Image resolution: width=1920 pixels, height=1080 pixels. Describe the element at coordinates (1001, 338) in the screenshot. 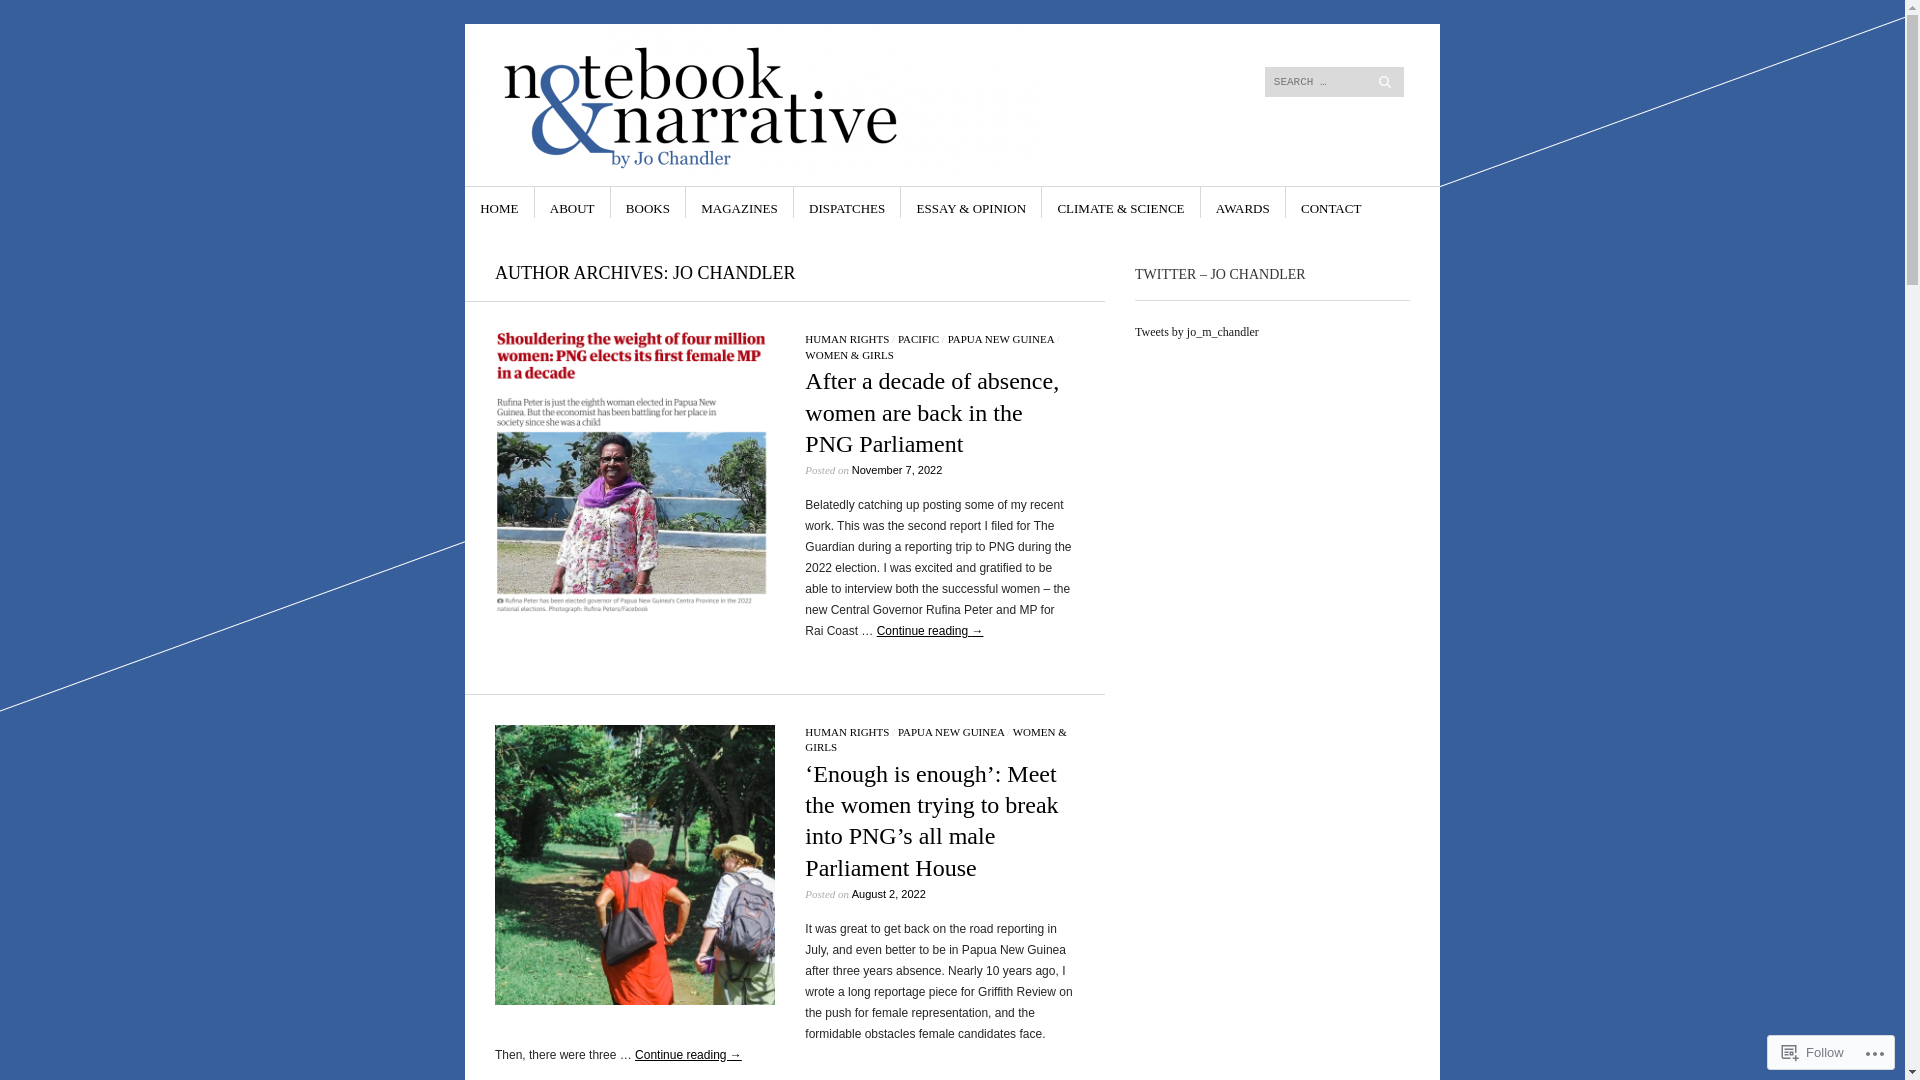

I see `'PAPUA NEW GUINEA'` at that location.